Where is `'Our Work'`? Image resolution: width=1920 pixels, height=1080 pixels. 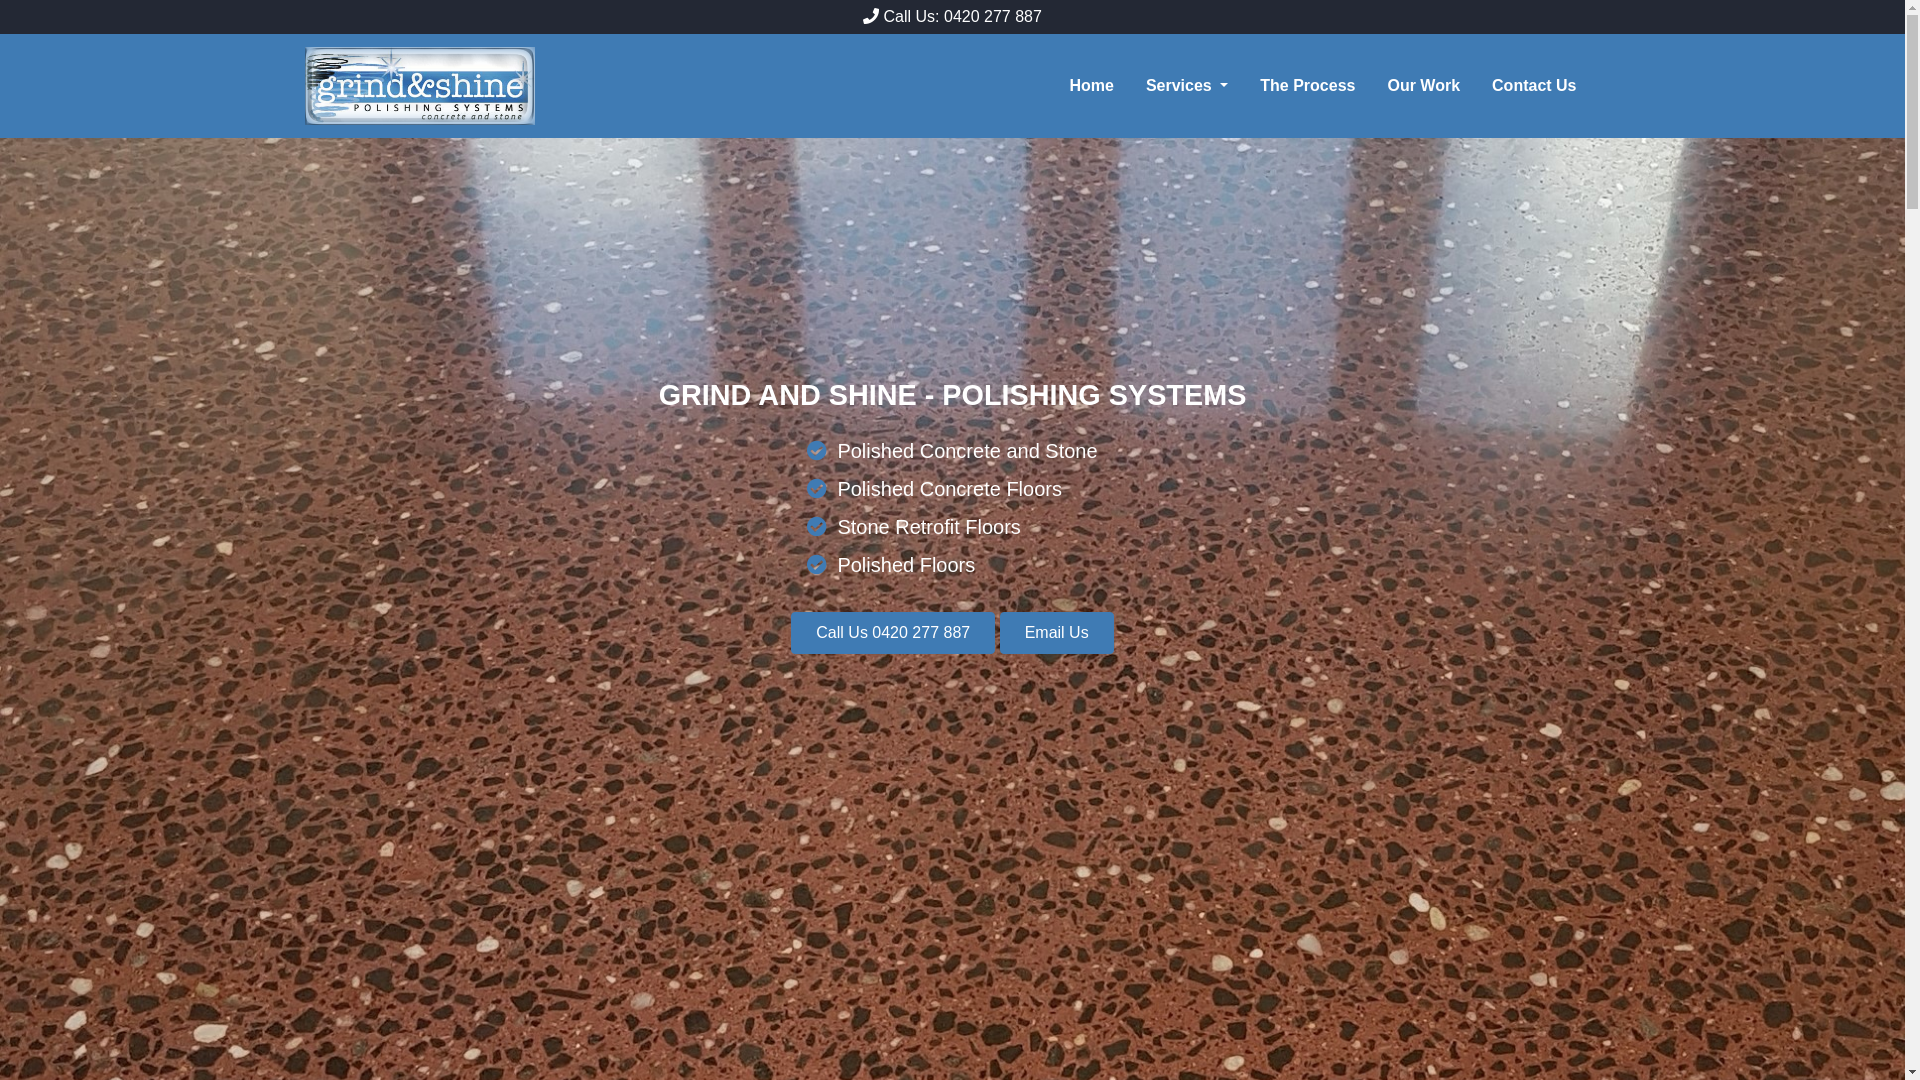 'Our Work' is located at coordinates (1430, 84).